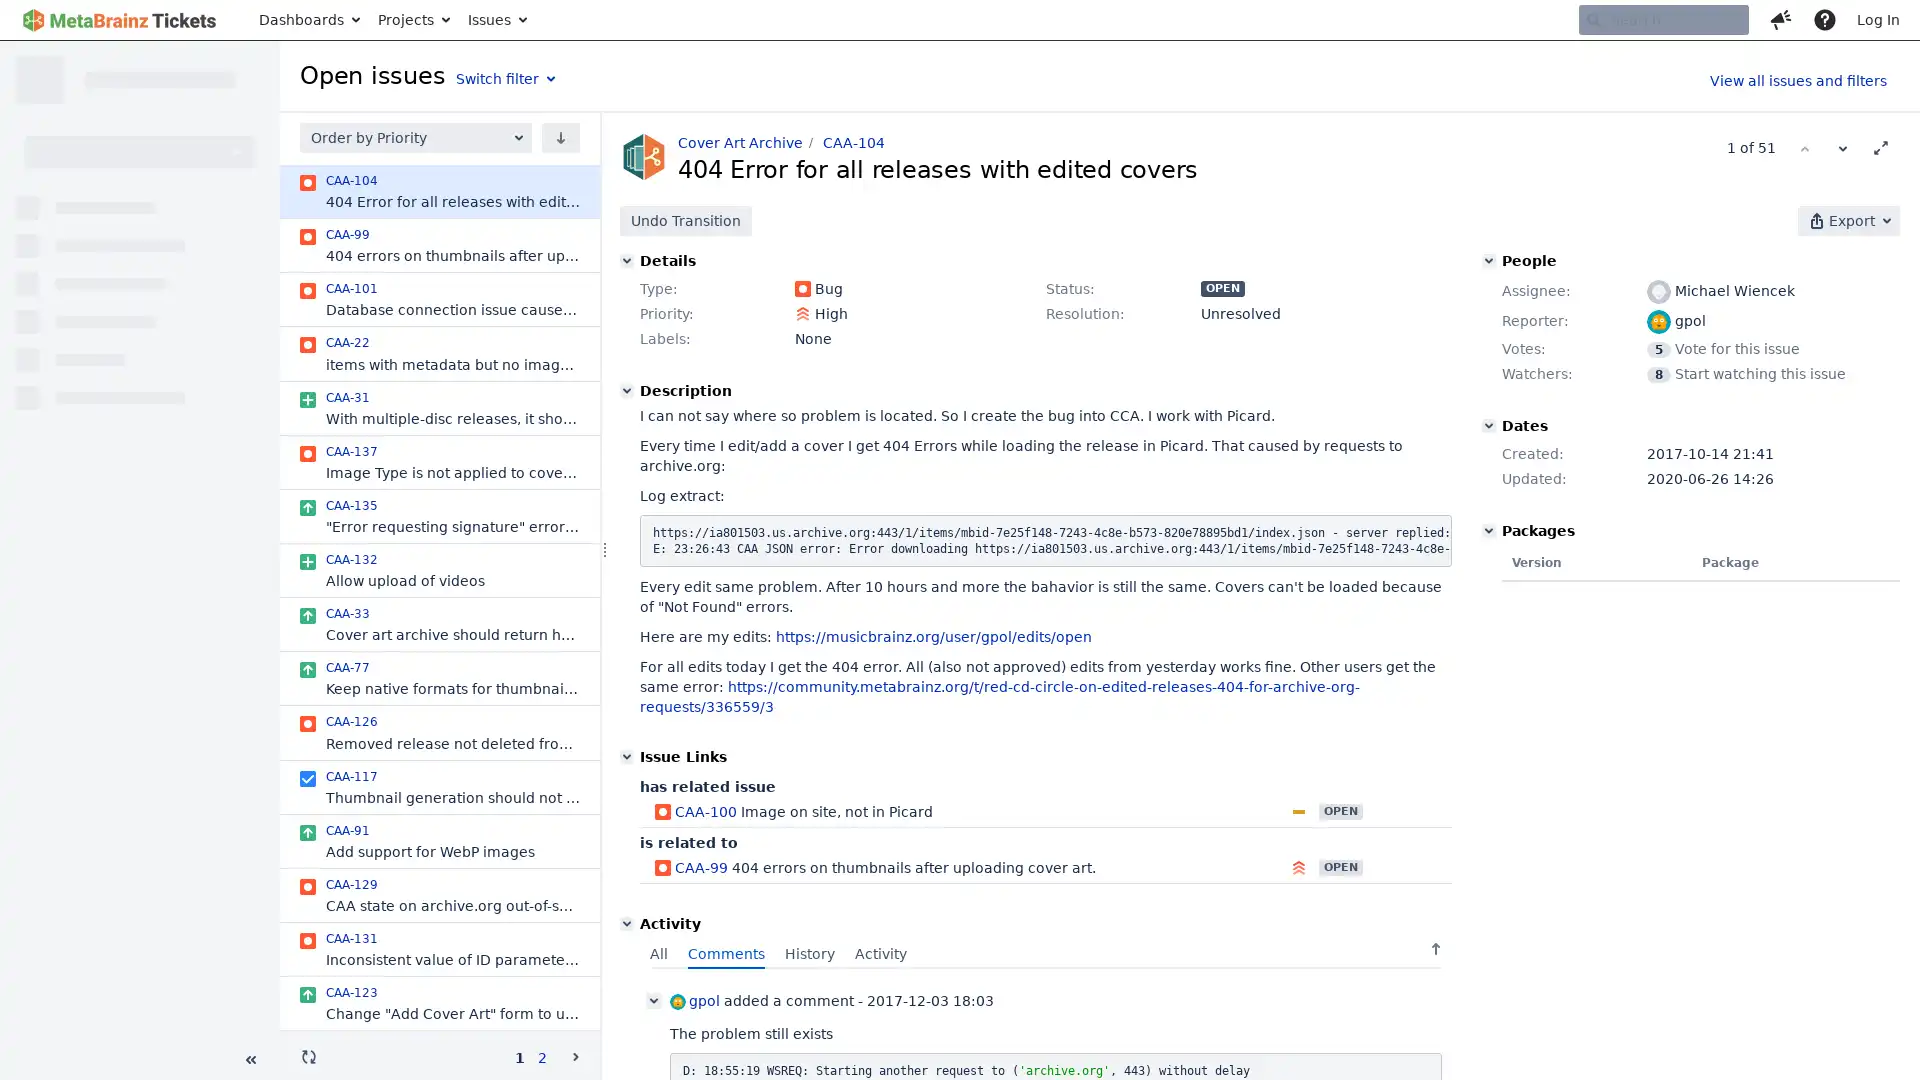  Describe the element at coordinates (1488, 424) in the screenshot. I see `Dates` at that location.